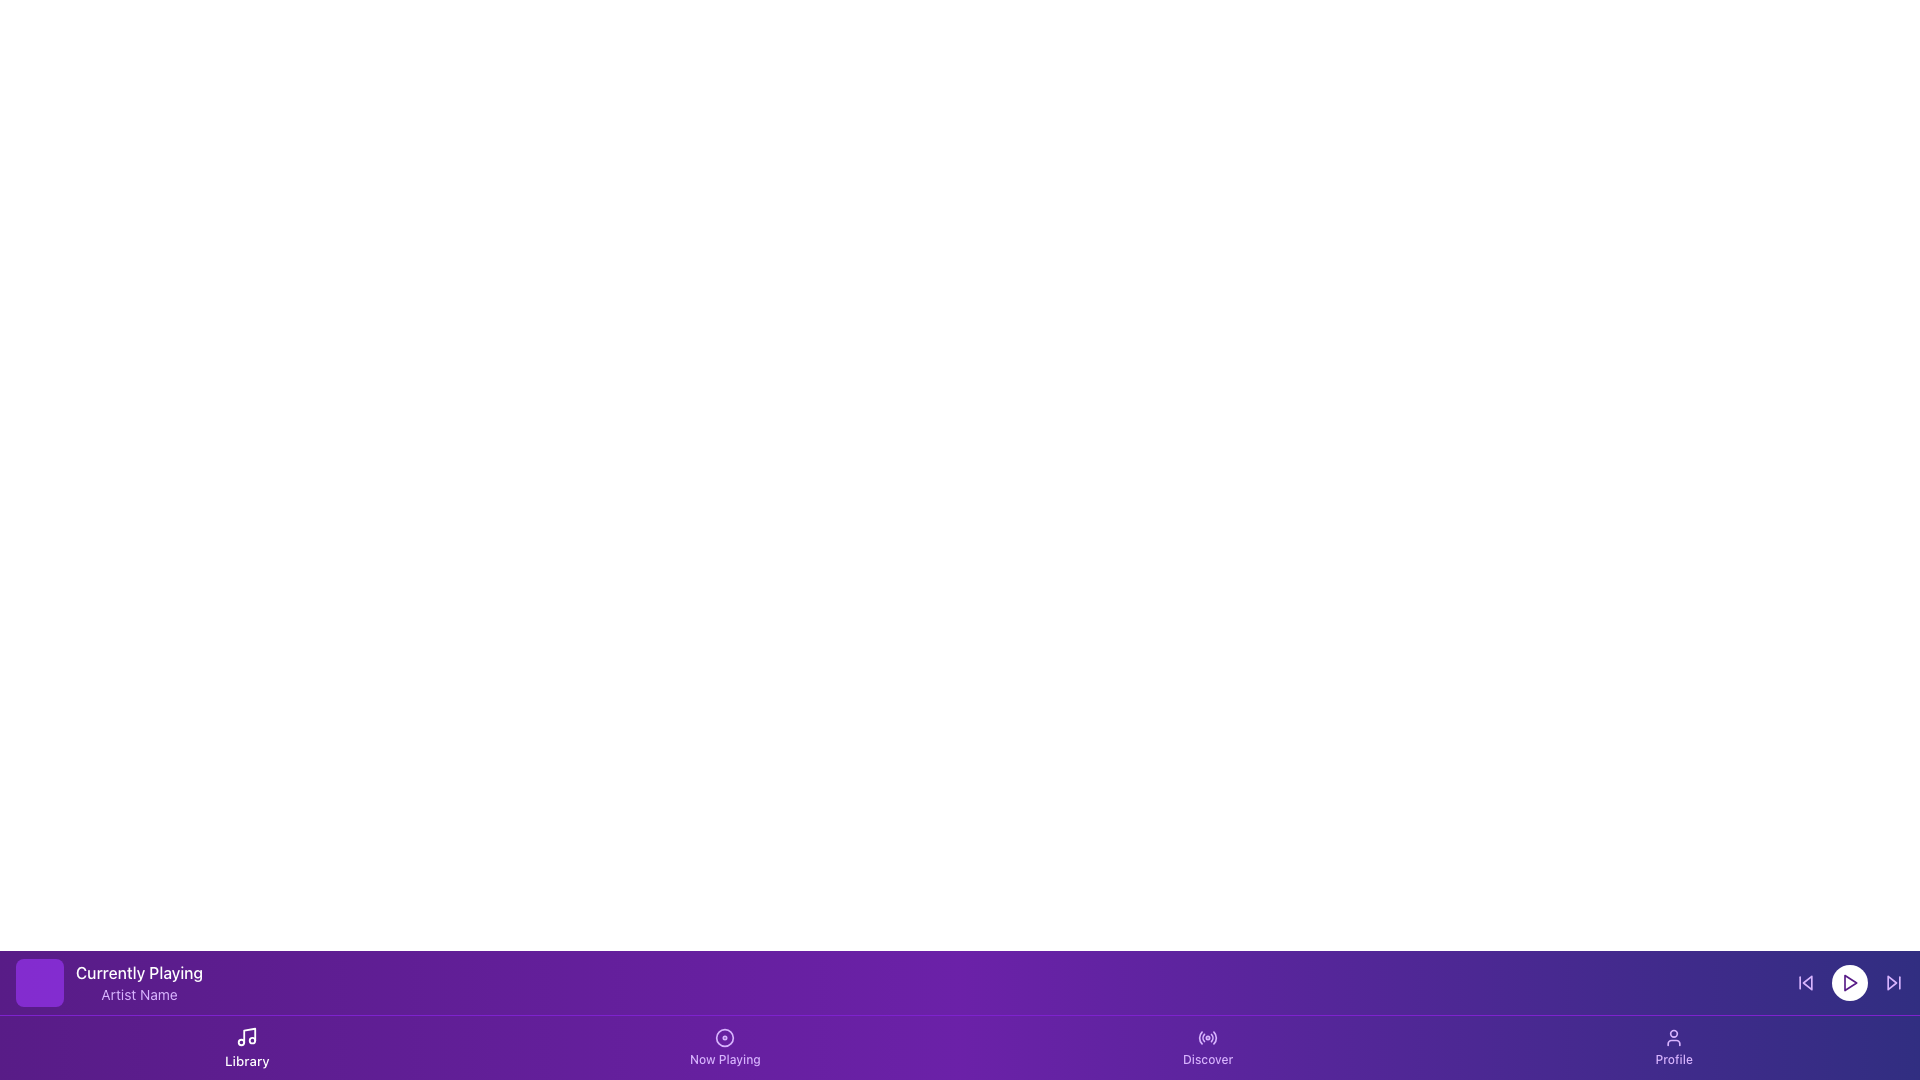  I want to click on the 'Play' button located in the bottom-right corner of the interface to initiate media playback, so click(1848, 982).